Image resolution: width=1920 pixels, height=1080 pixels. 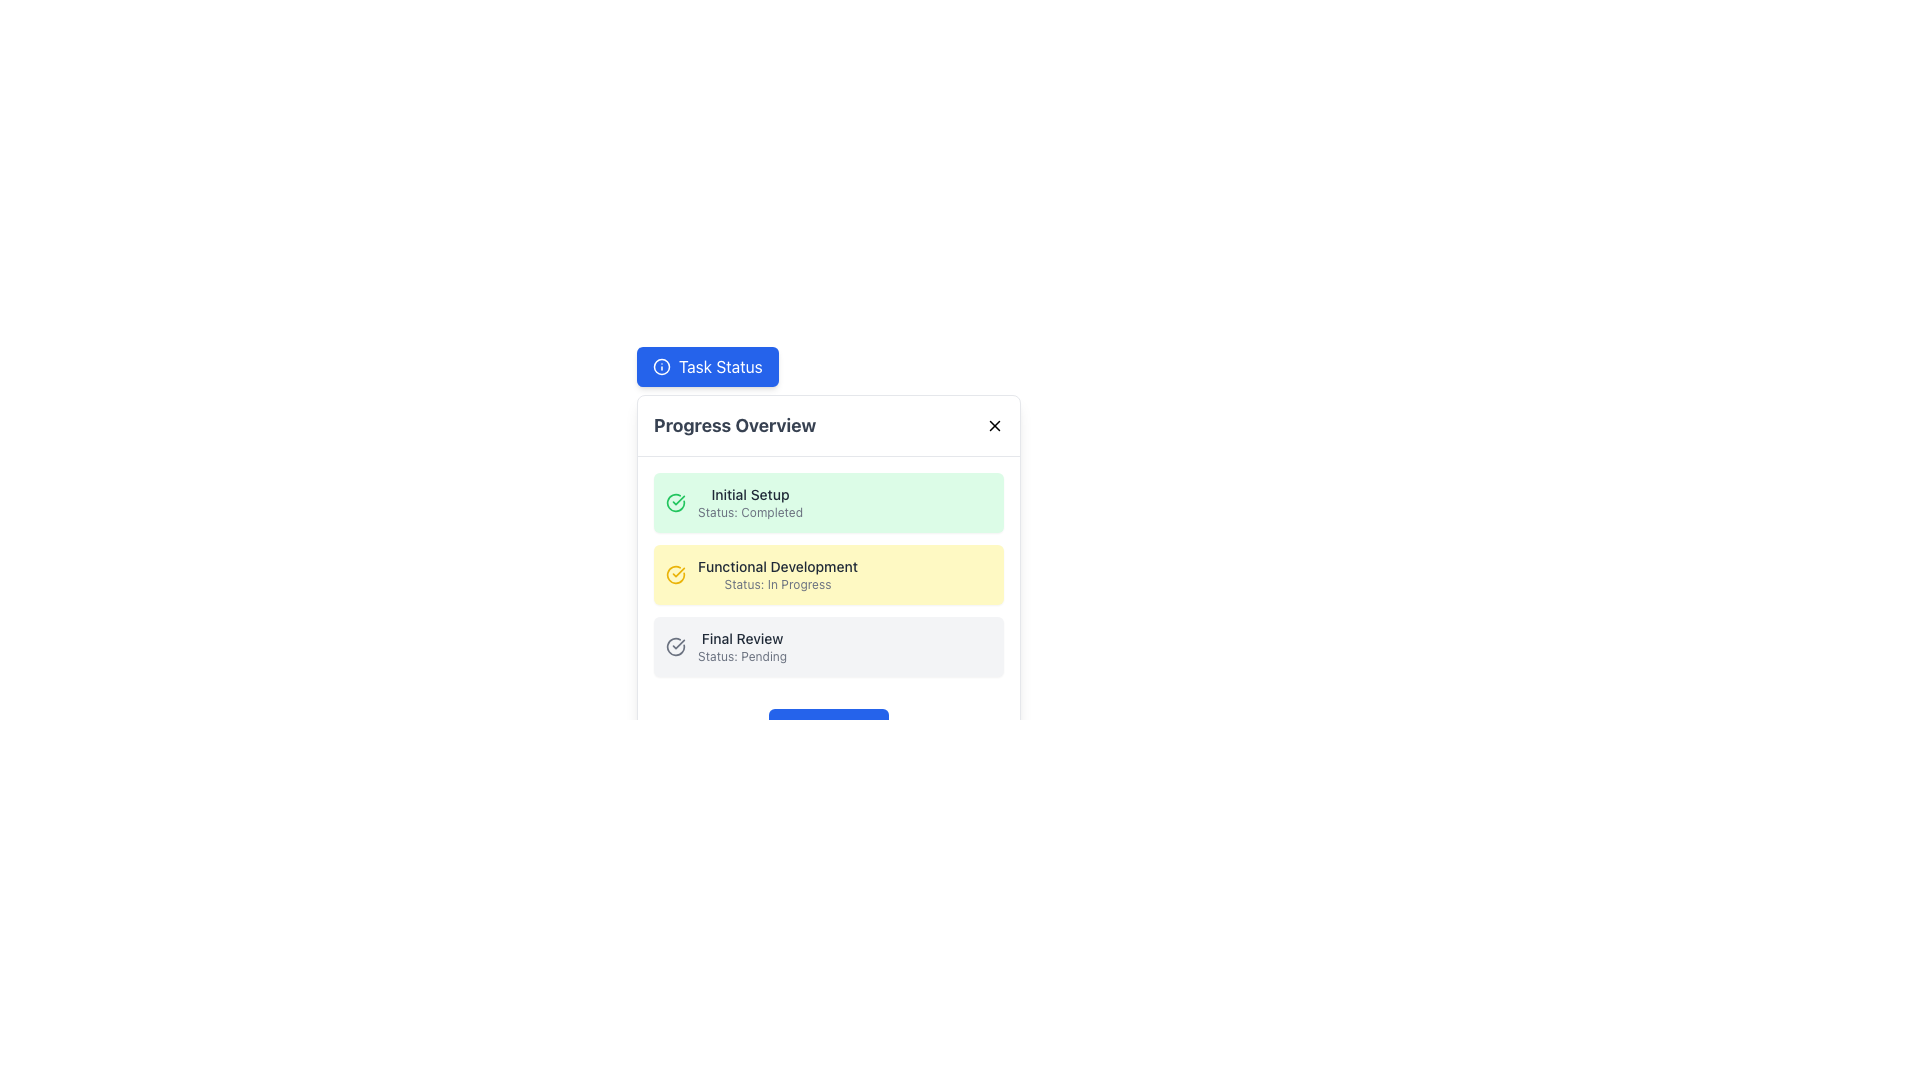 What do you see at coordinates (829, 574) in the screenshot?
I see `the yellow rectangular status indicator card labeled 'Functional Development' that contains the text 'Status: In Progress' and is located between the 'Initial Setup' and 'Final Review' panels` at bounding box center [829, 574].